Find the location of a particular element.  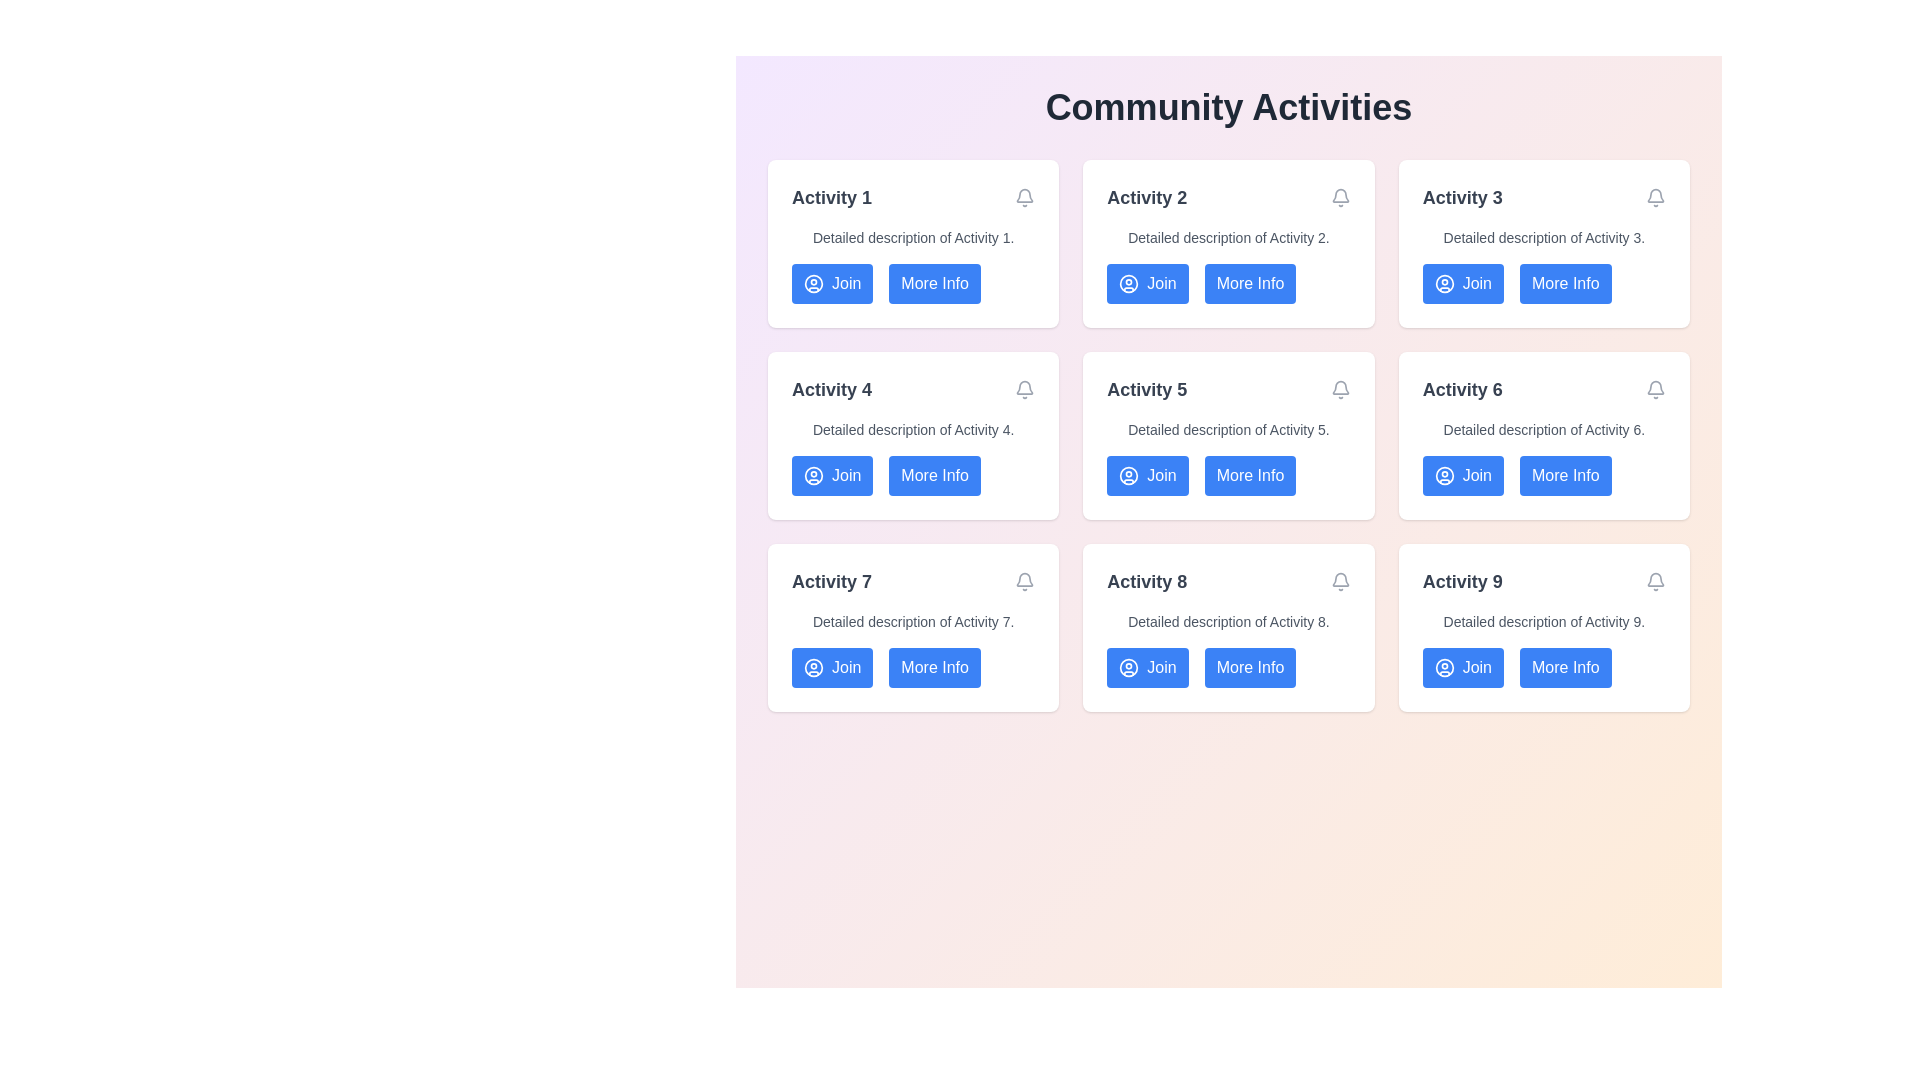

the 'More Info' button with a blue background and white text located in the bottom-right section of the 'Activity 8' card to change its background color is located at coordinates (1227, 667).